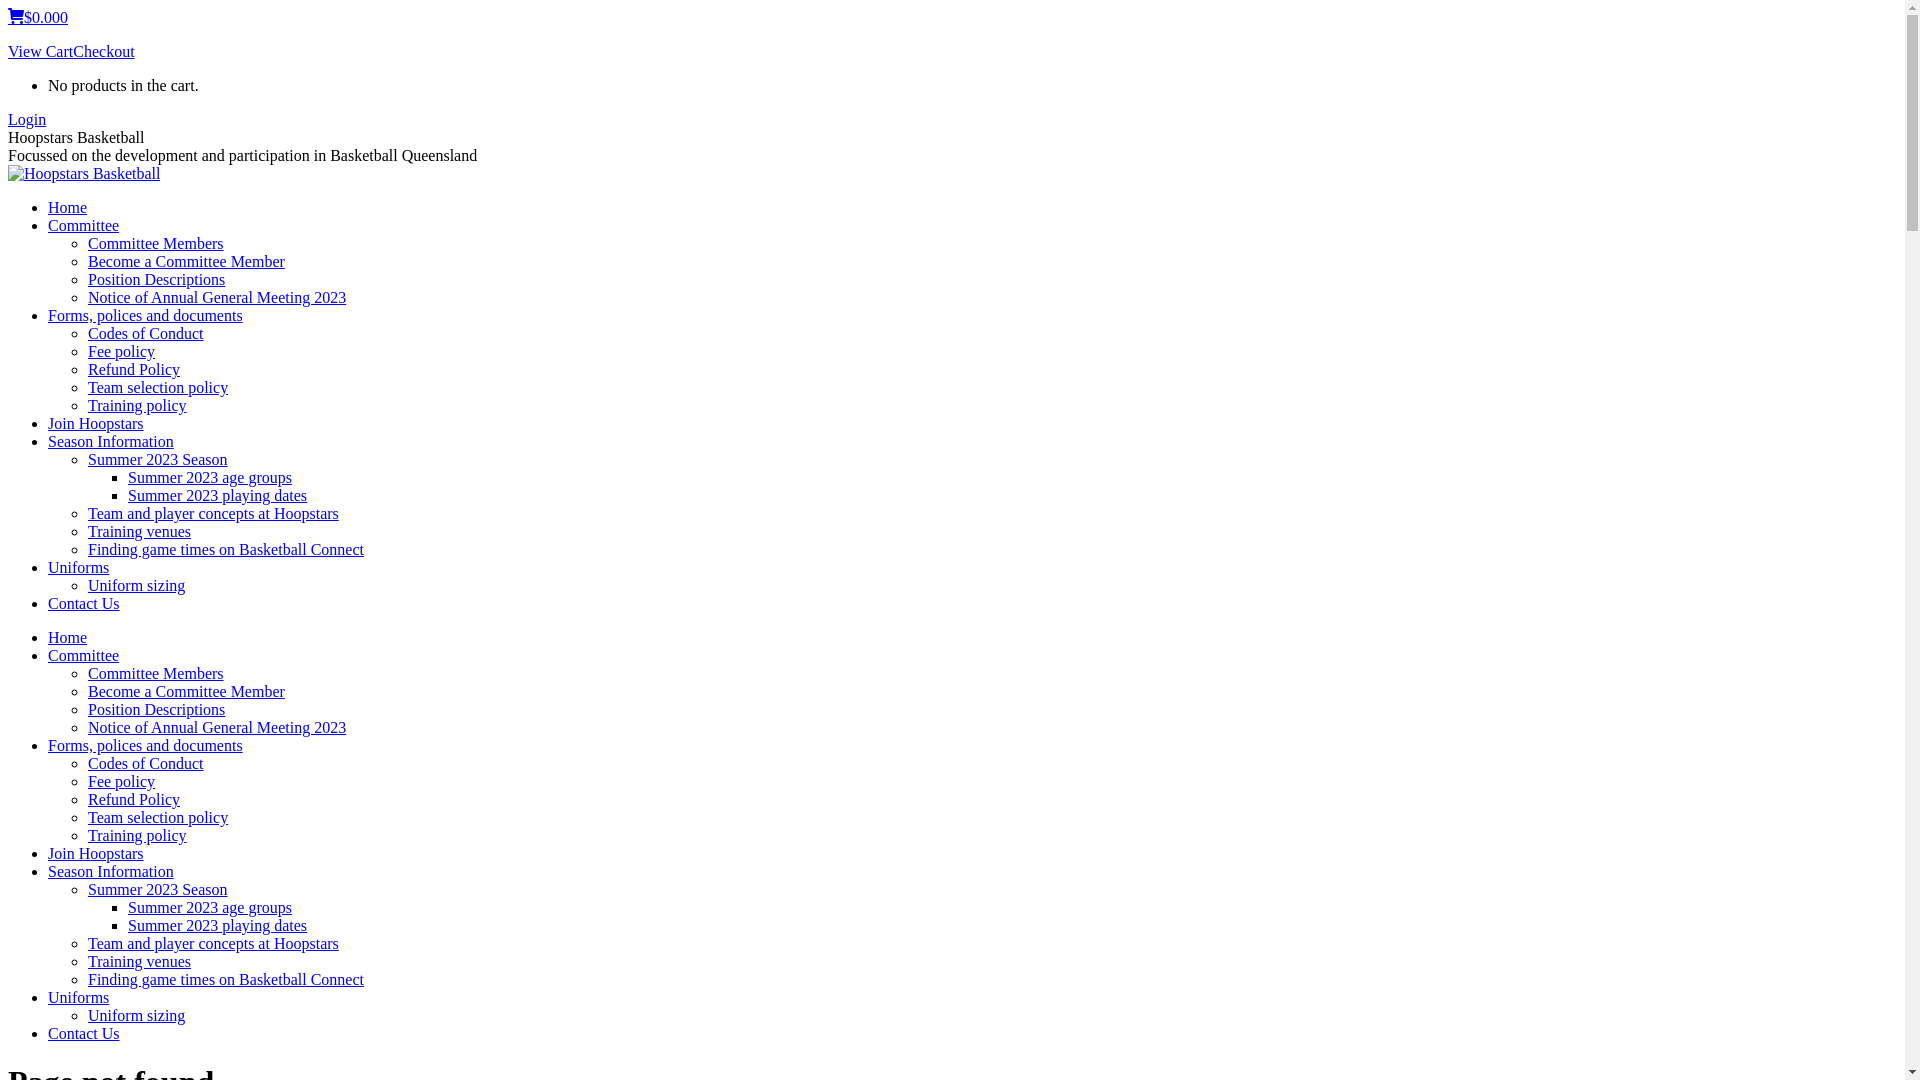  Describe the element at coordinates (27, 119) in the screenshot. I see `'Login'` at that location.